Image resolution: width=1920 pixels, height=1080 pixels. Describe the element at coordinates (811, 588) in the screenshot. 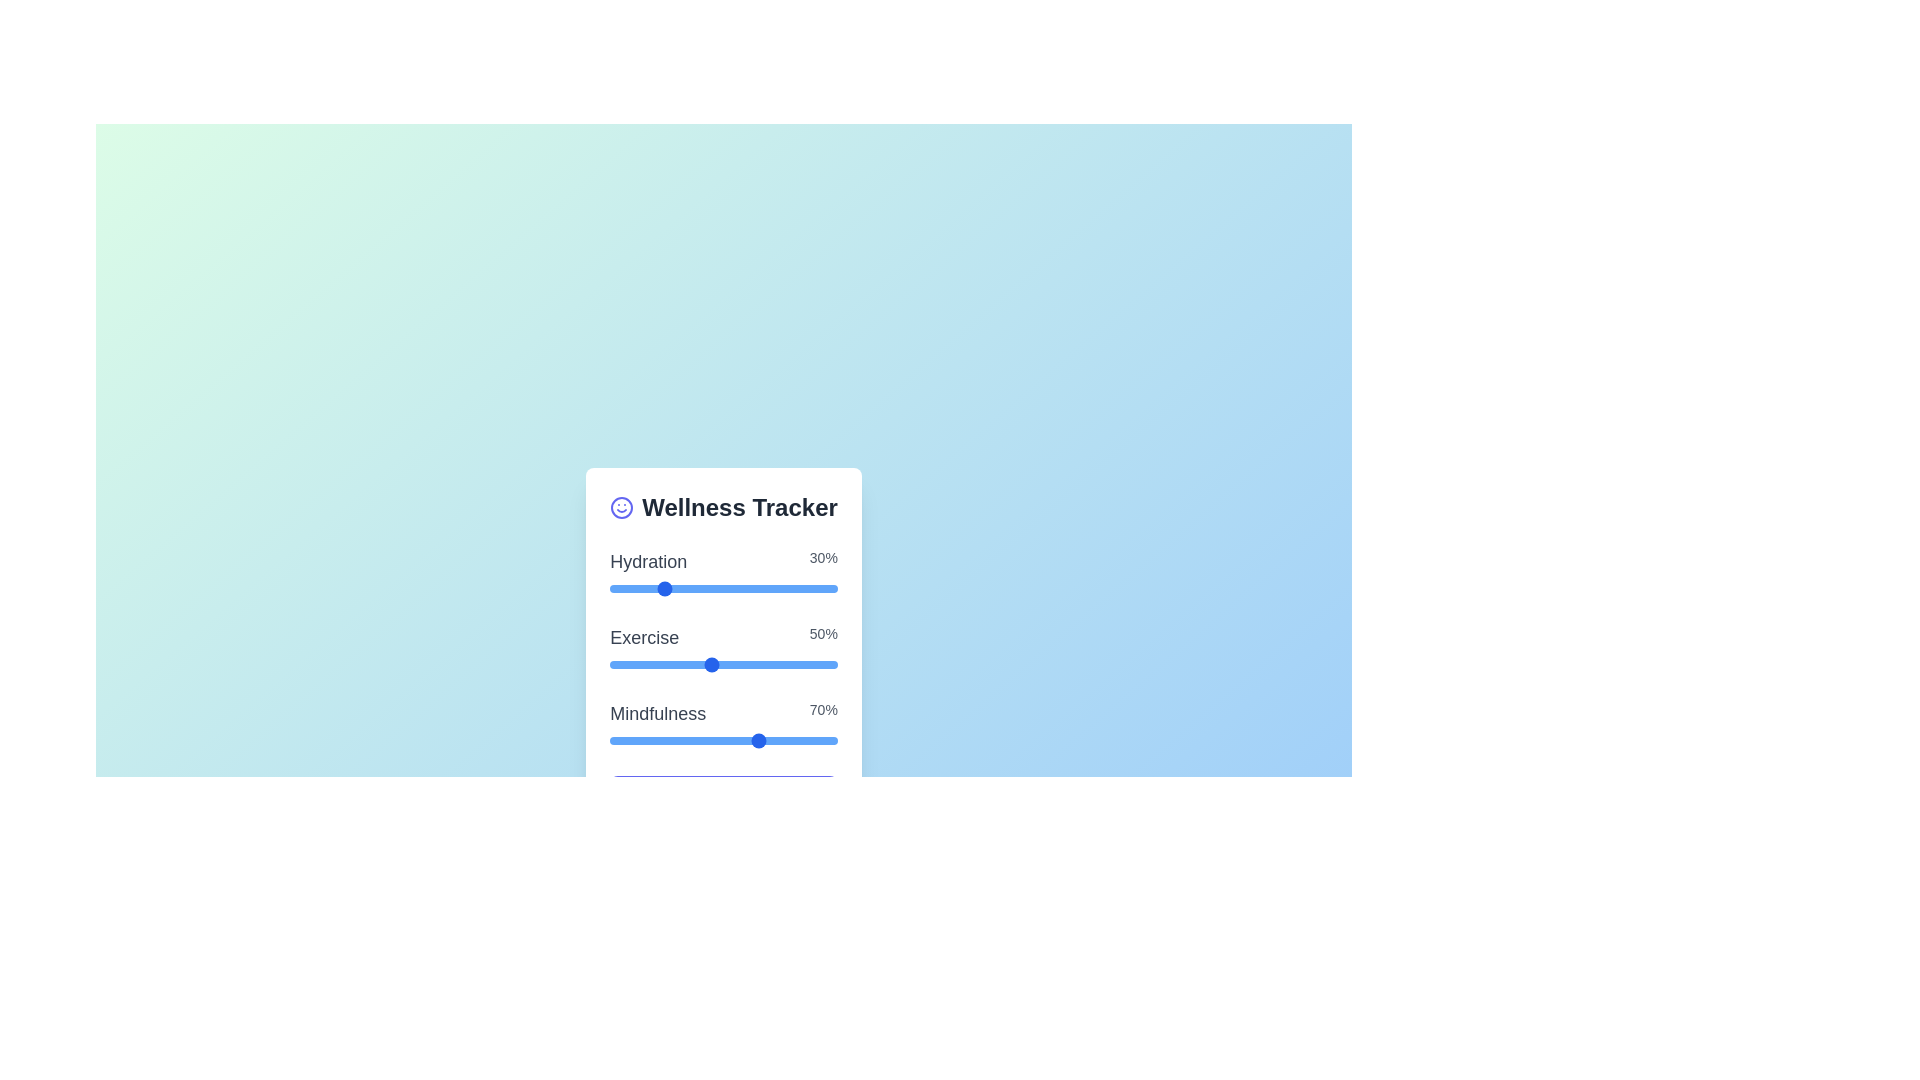

I see `the 'Hydration' slider to set its value to 9` at that location.